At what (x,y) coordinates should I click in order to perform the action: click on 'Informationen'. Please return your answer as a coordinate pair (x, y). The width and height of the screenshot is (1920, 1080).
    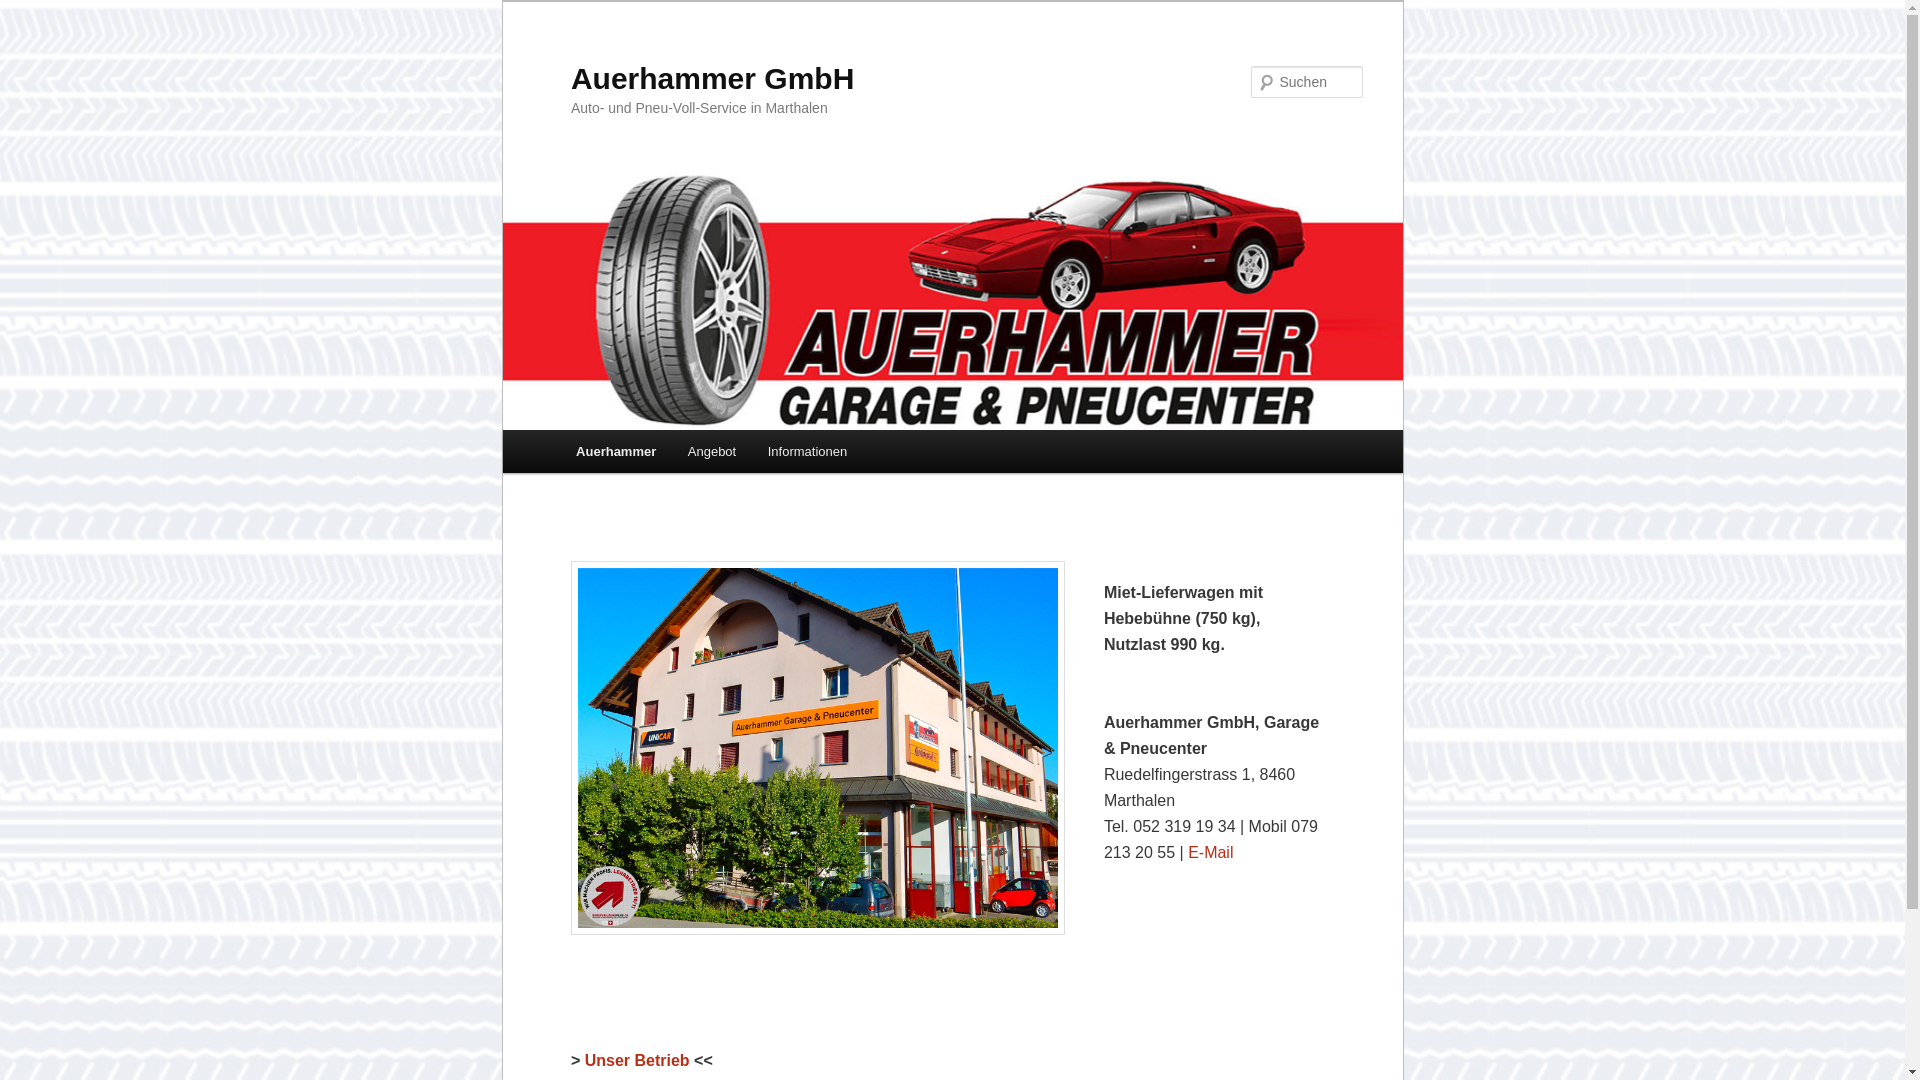
    Looking at the image, I should click on (807, 451).